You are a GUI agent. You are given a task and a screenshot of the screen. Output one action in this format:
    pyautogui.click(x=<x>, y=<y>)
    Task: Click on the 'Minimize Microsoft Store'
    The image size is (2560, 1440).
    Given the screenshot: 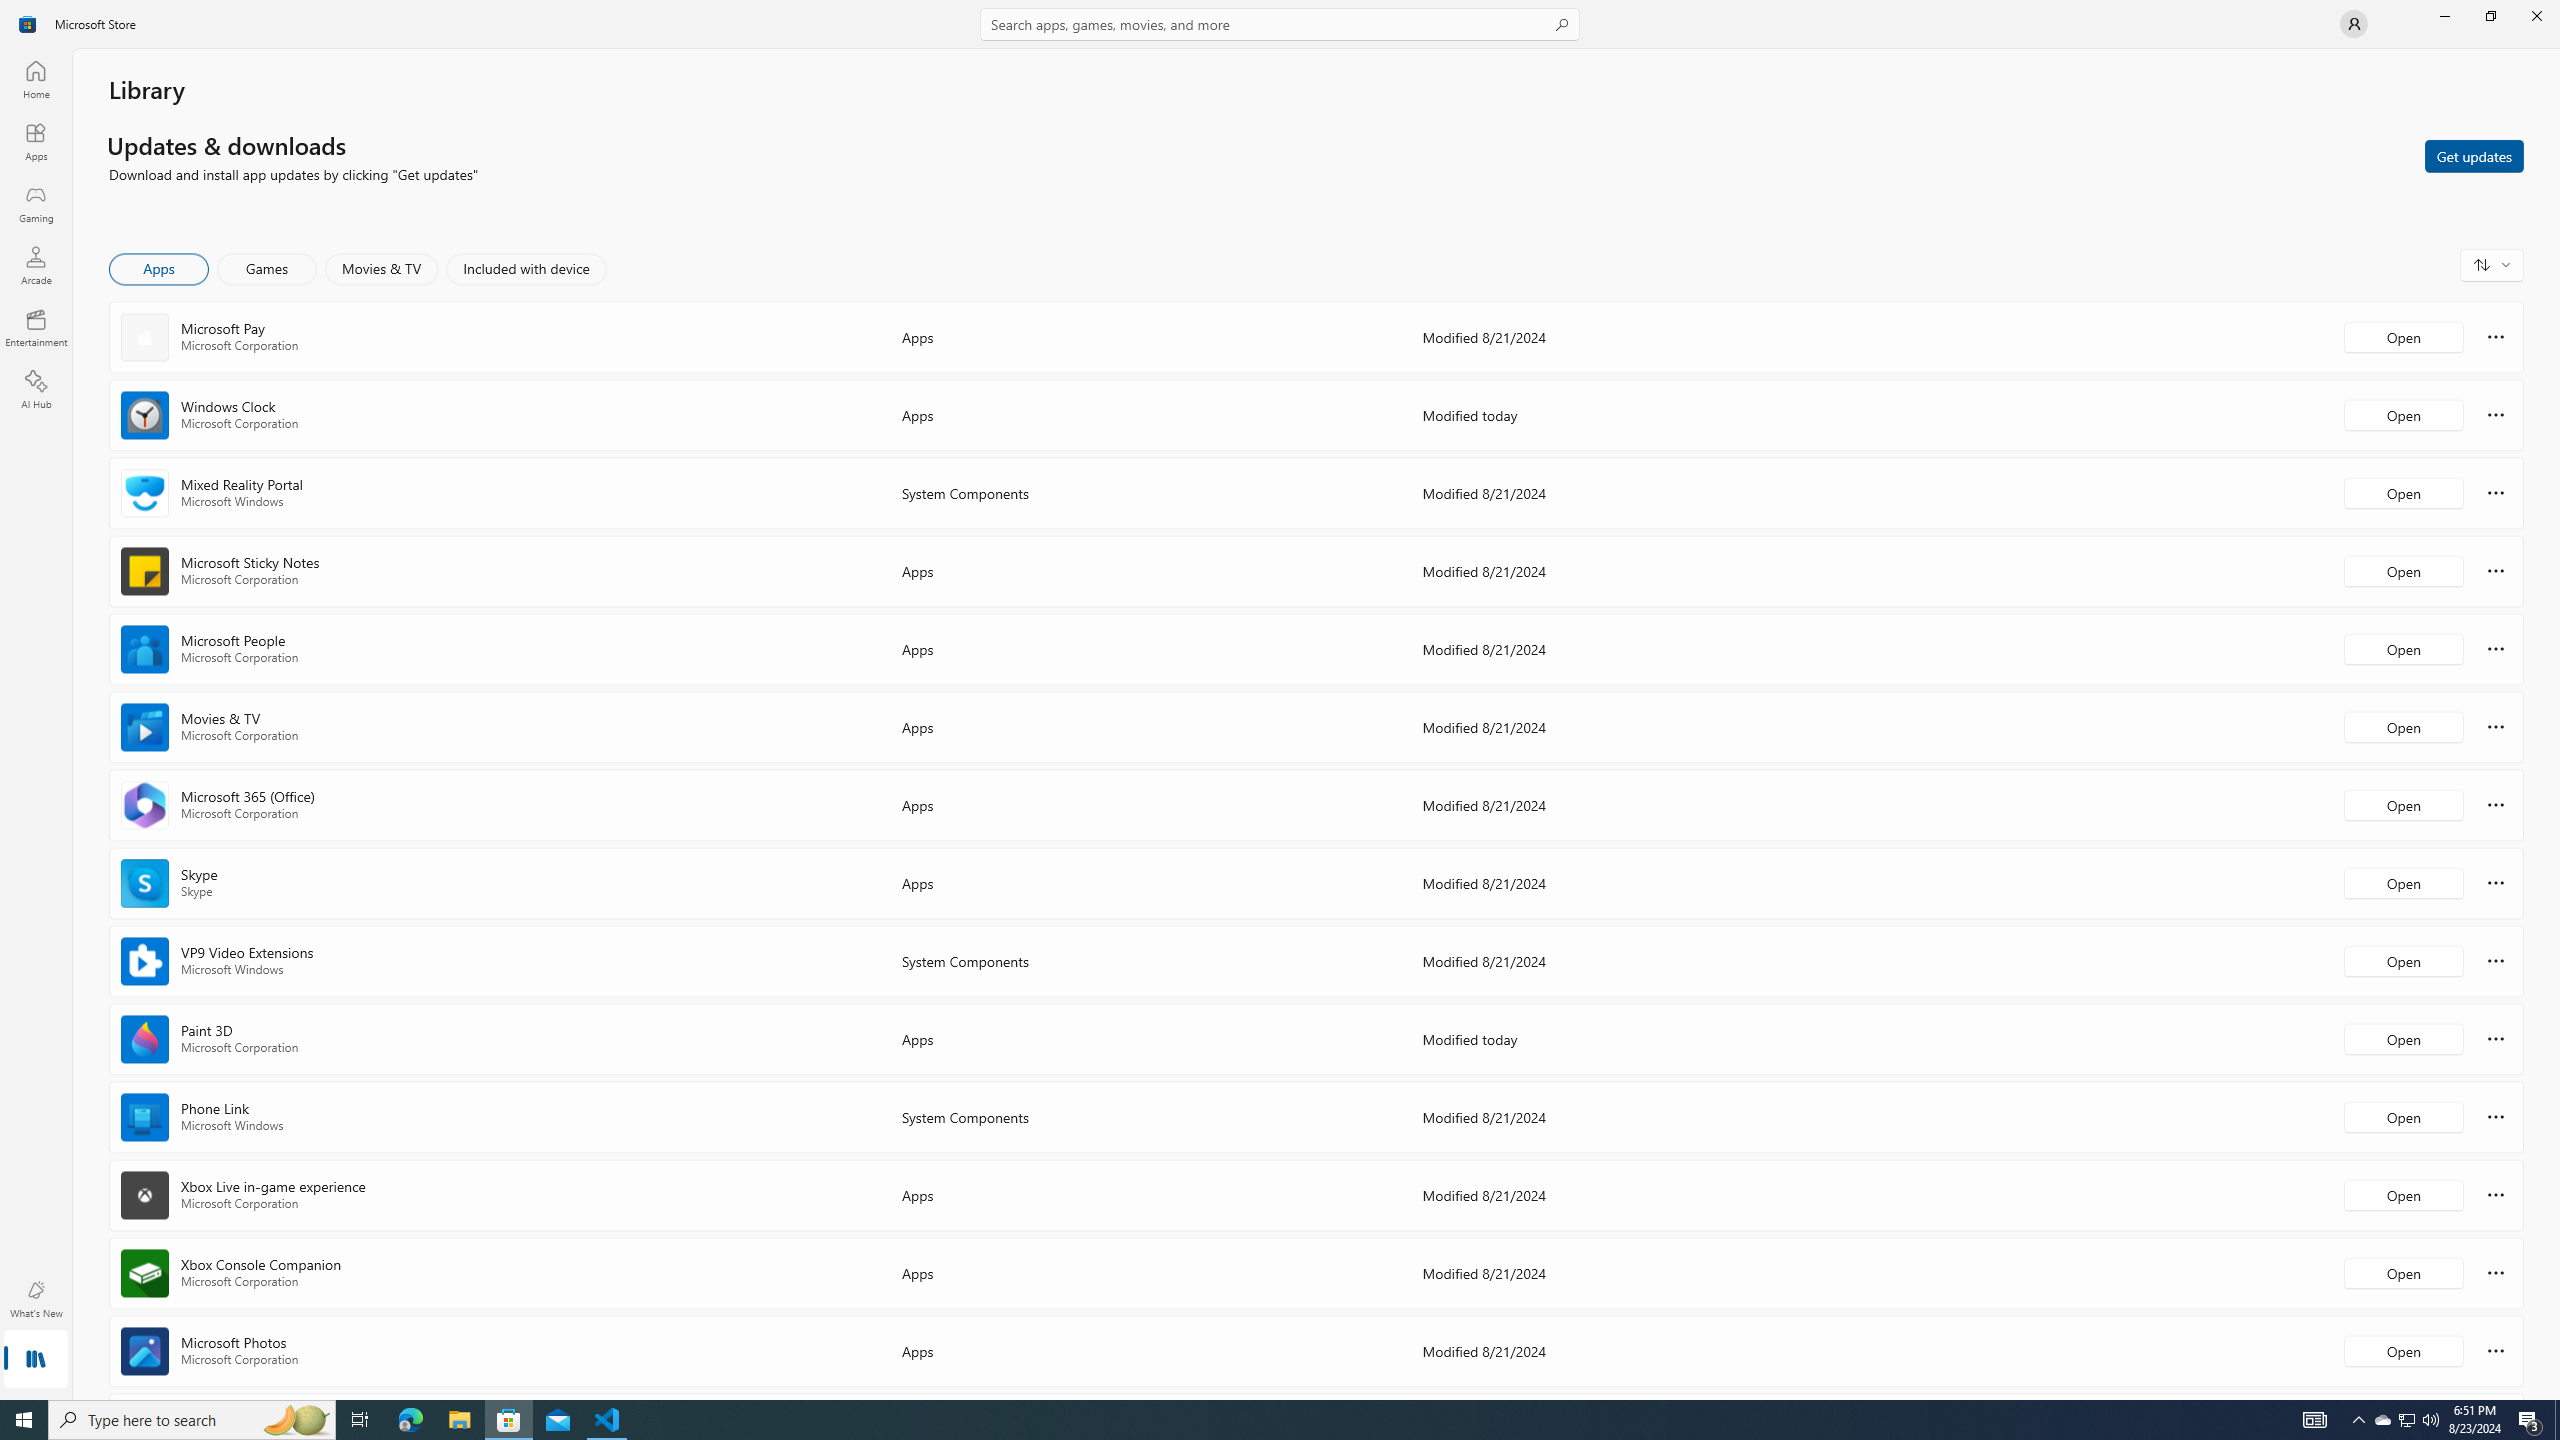 What is the action you would take?
    pyautogui.click(x=2443, y=15)
    